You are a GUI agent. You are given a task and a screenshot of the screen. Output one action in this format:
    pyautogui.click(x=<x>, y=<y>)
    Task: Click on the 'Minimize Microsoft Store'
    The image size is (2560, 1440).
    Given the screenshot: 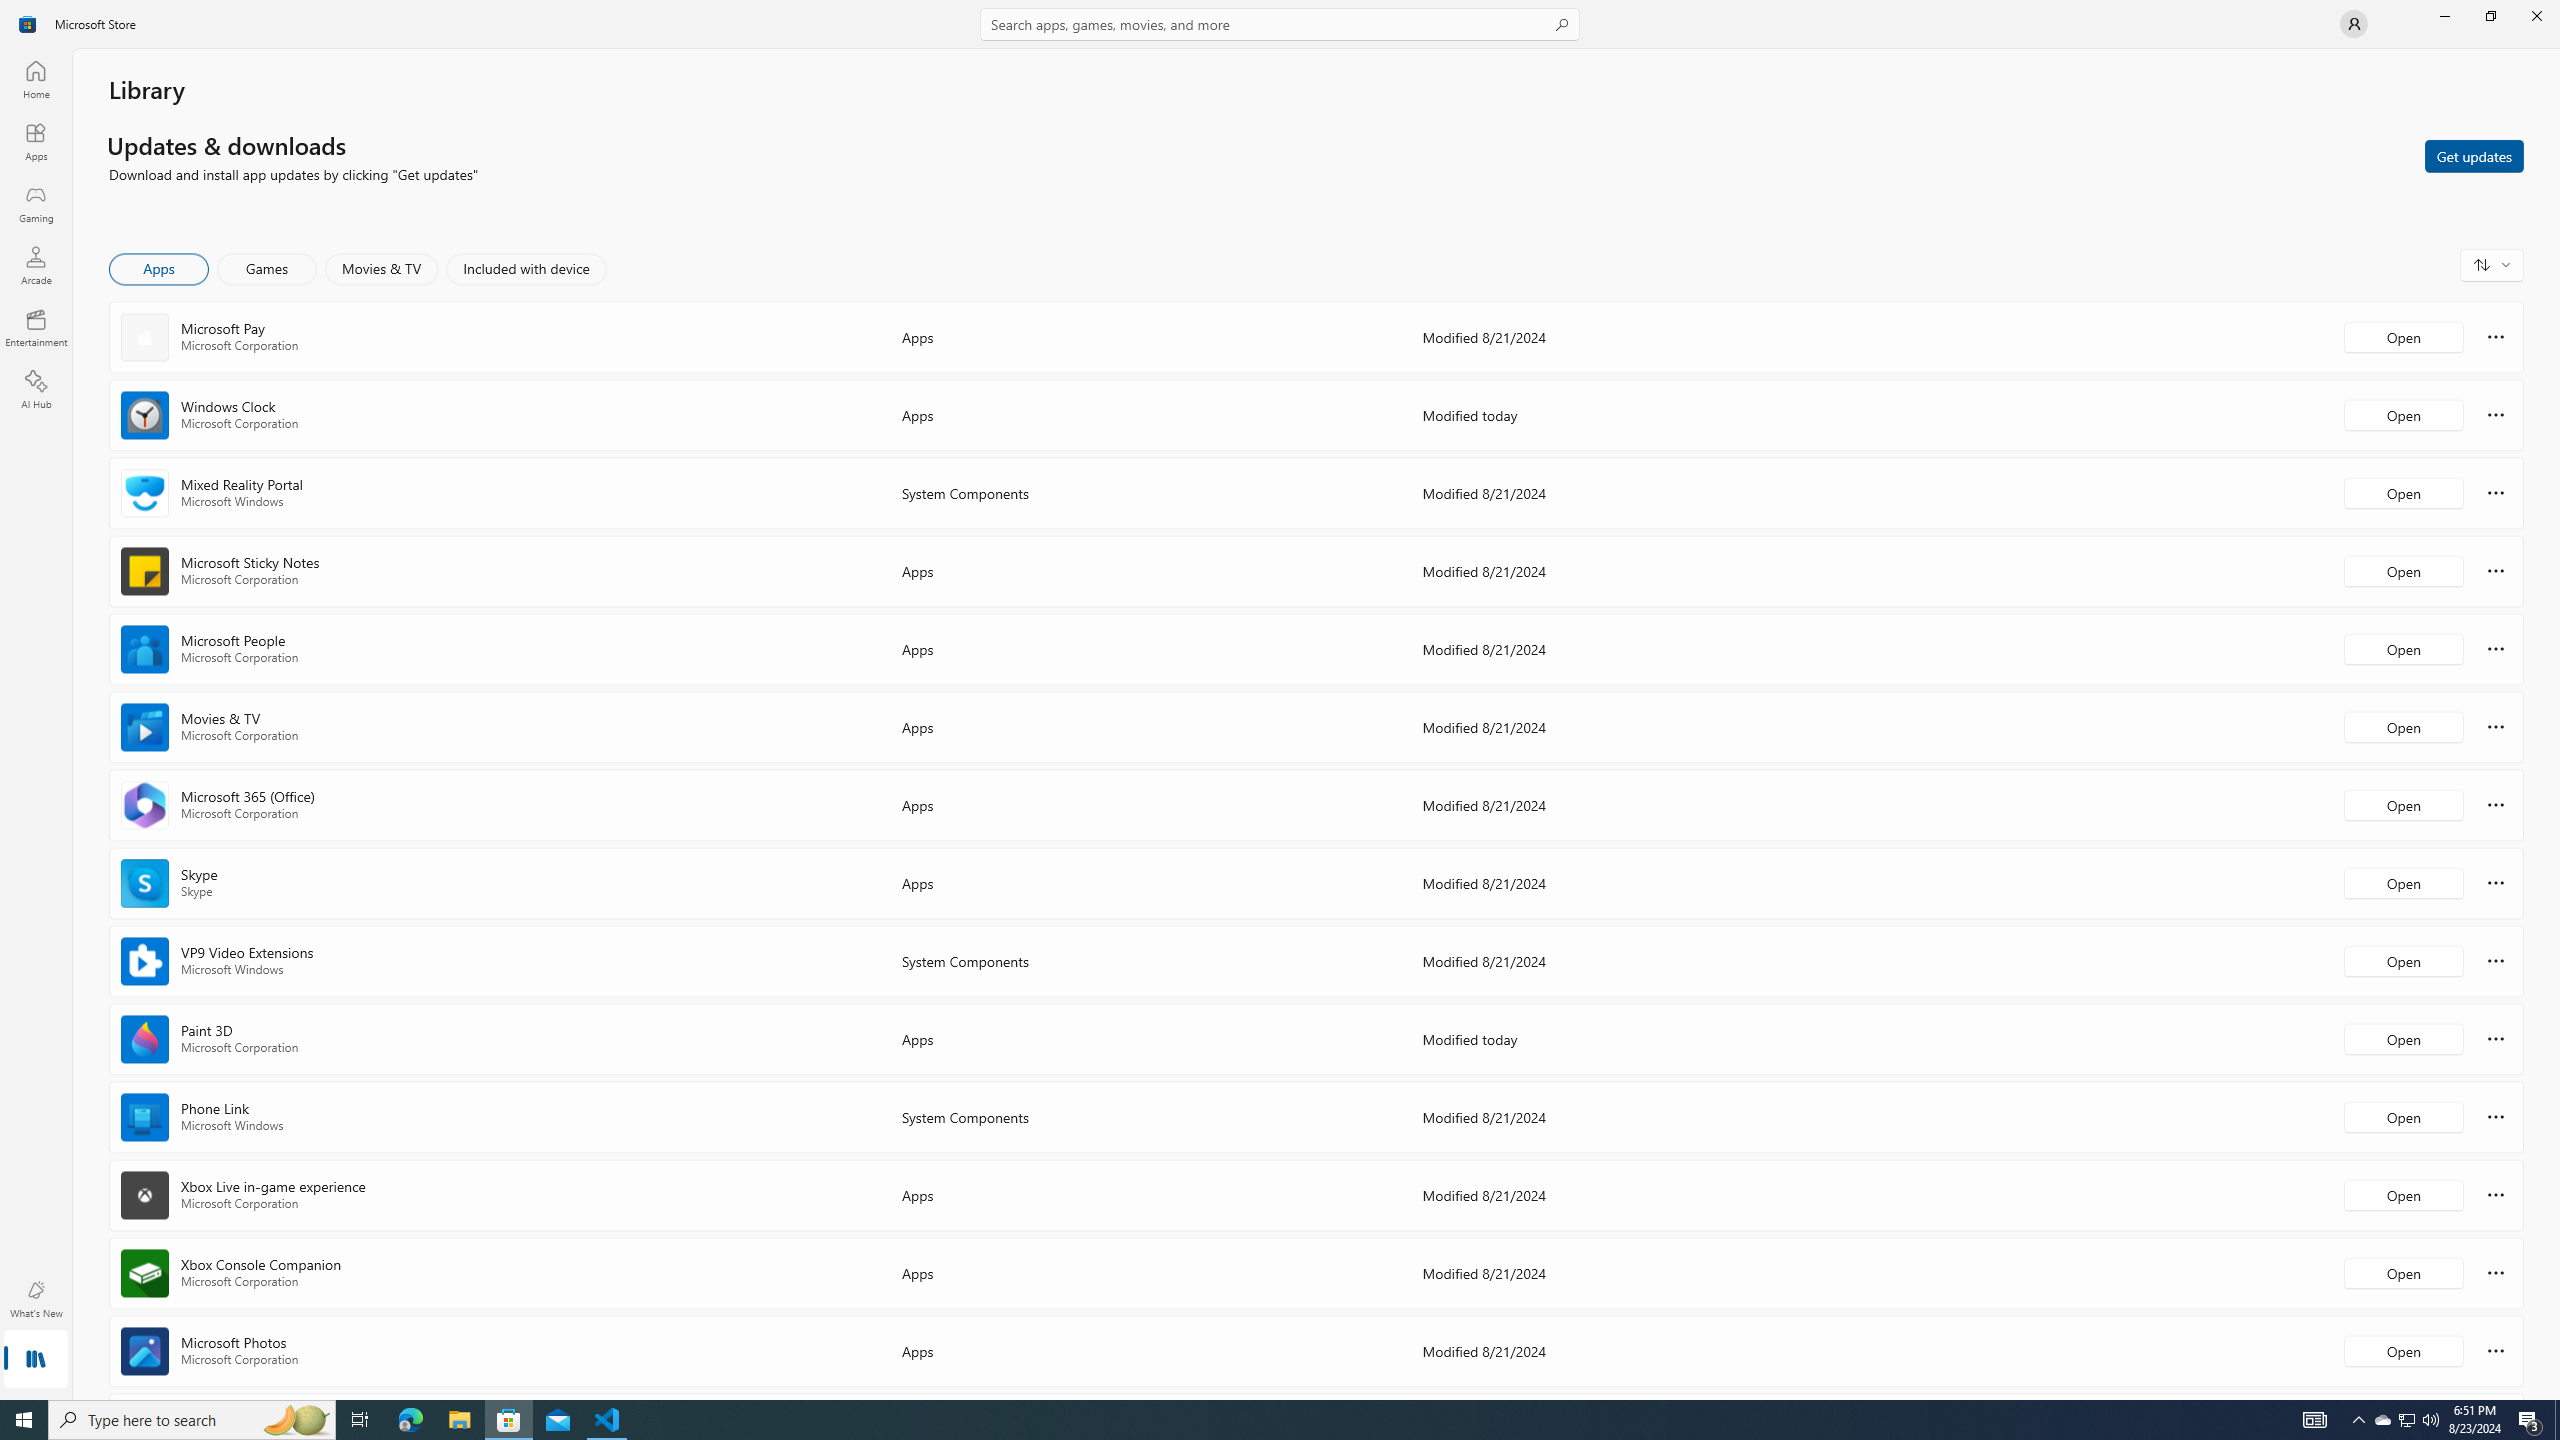 What is the action you would take?
    pyautogui.click(x=2443, y=15)
    